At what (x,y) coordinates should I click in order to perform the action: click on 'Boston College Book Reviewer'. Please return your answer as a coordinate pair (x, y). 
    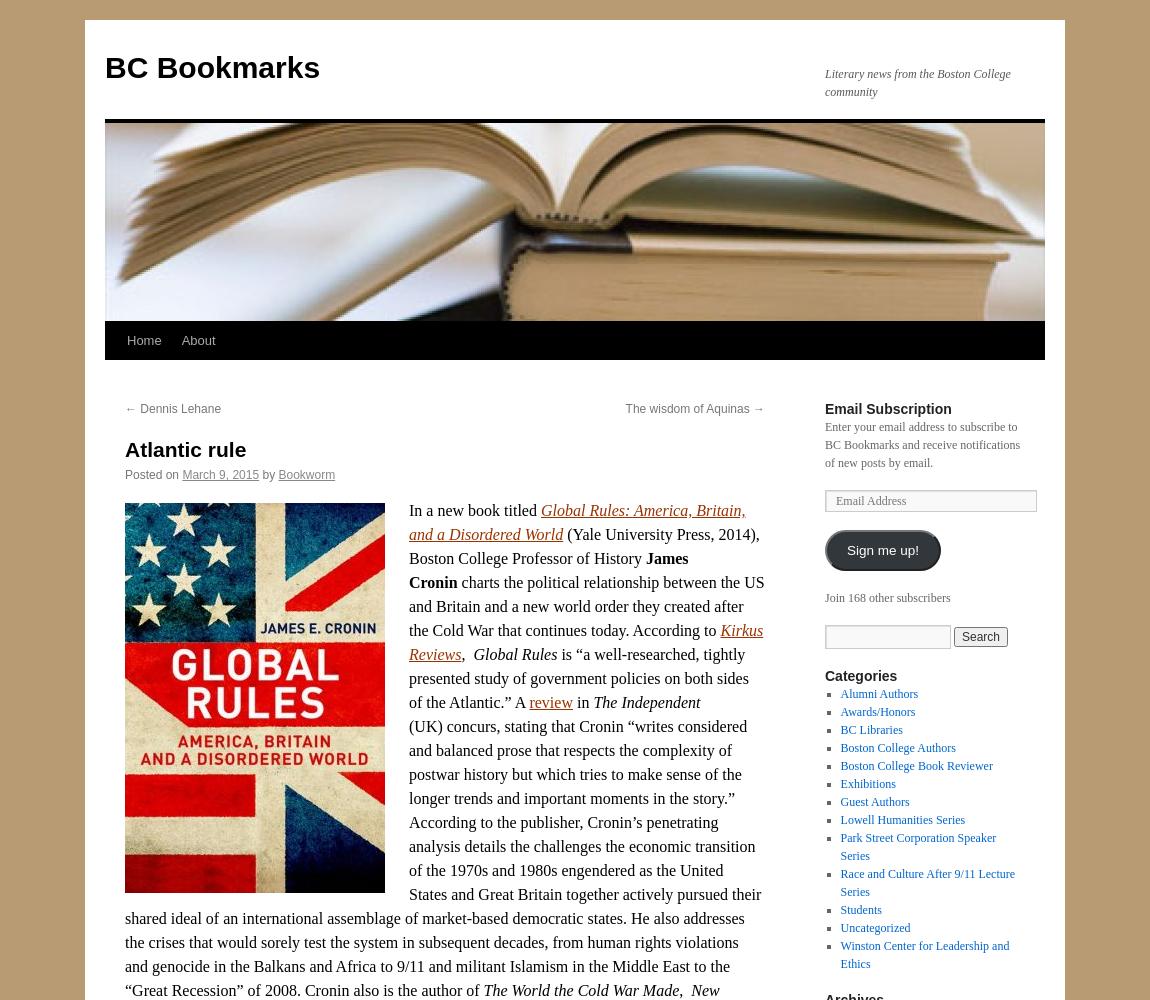
    Looking at the image, I should click on (915, 766).